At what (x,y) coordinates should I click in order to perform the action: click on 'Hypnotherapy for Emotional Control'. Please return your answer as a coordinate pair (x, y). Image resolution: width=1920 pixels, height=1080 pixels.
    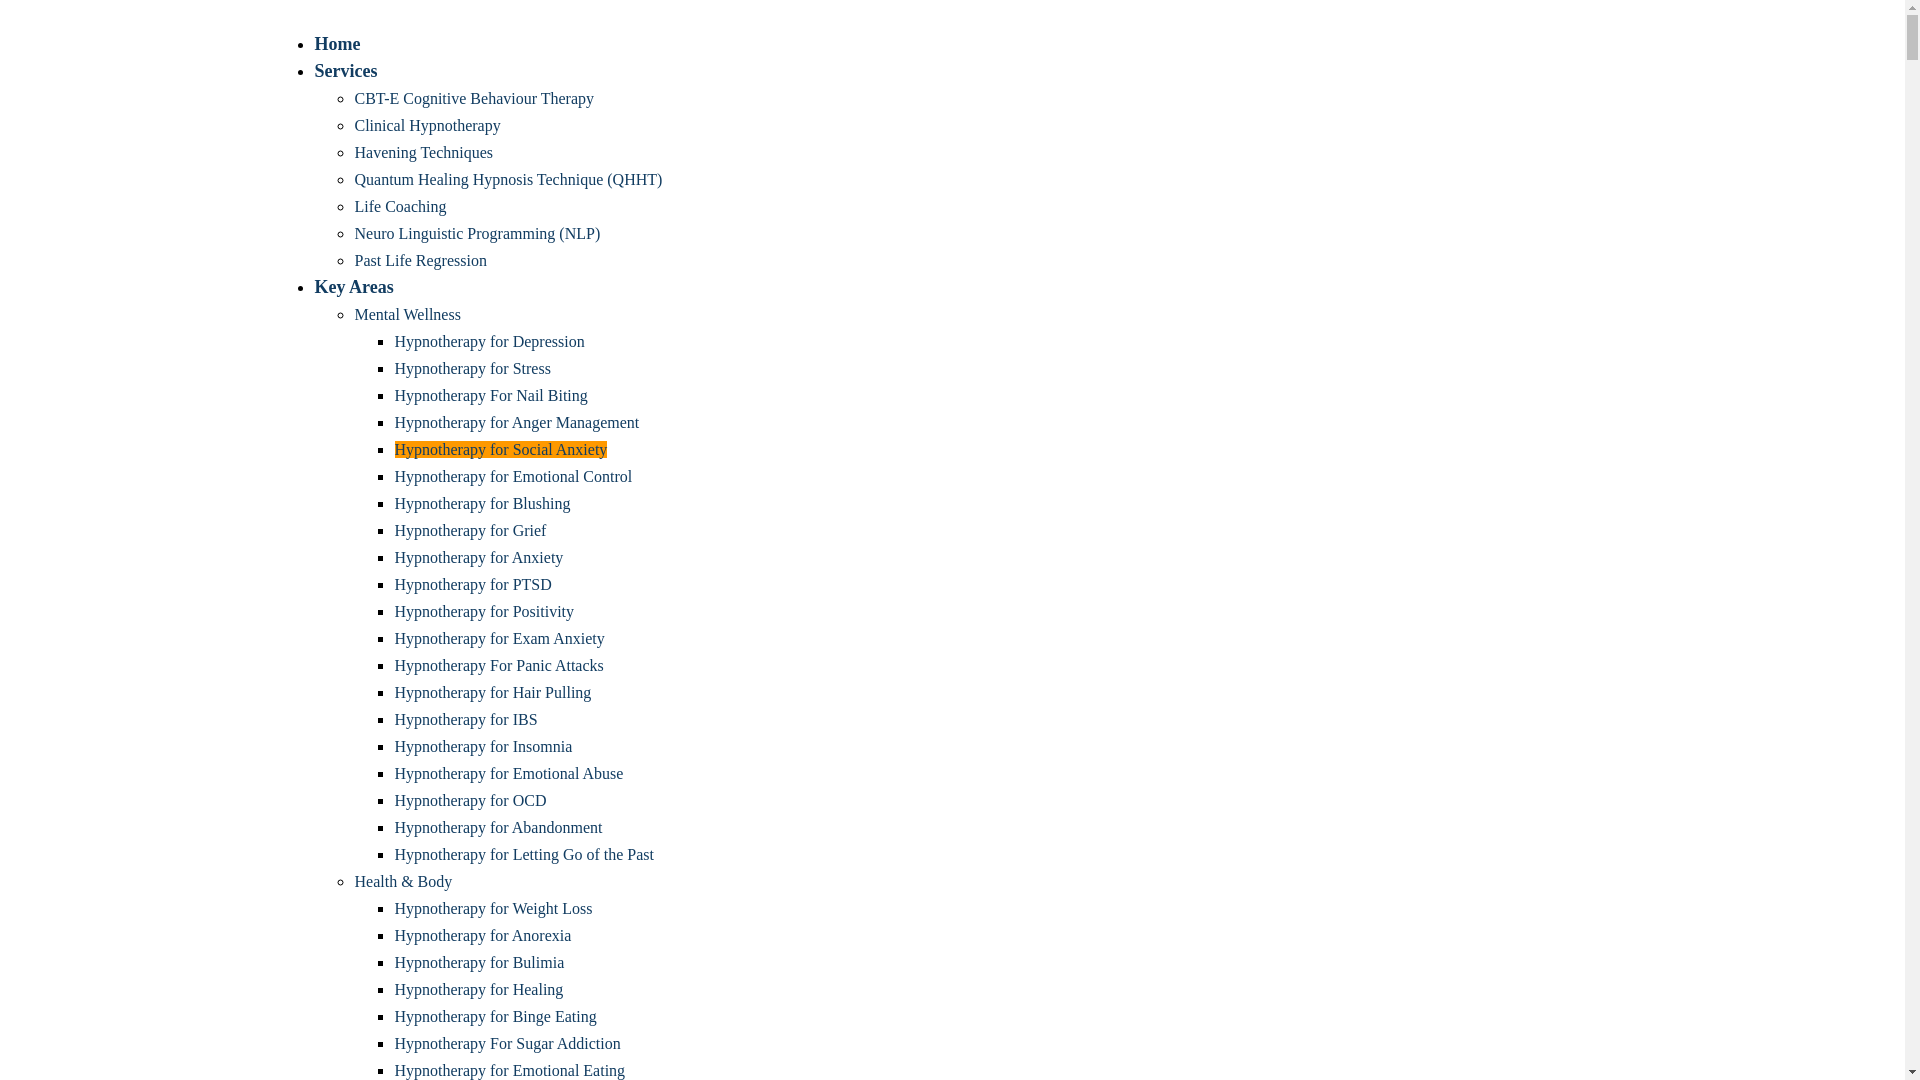
    Looking at the image, I should click on (513, 476).